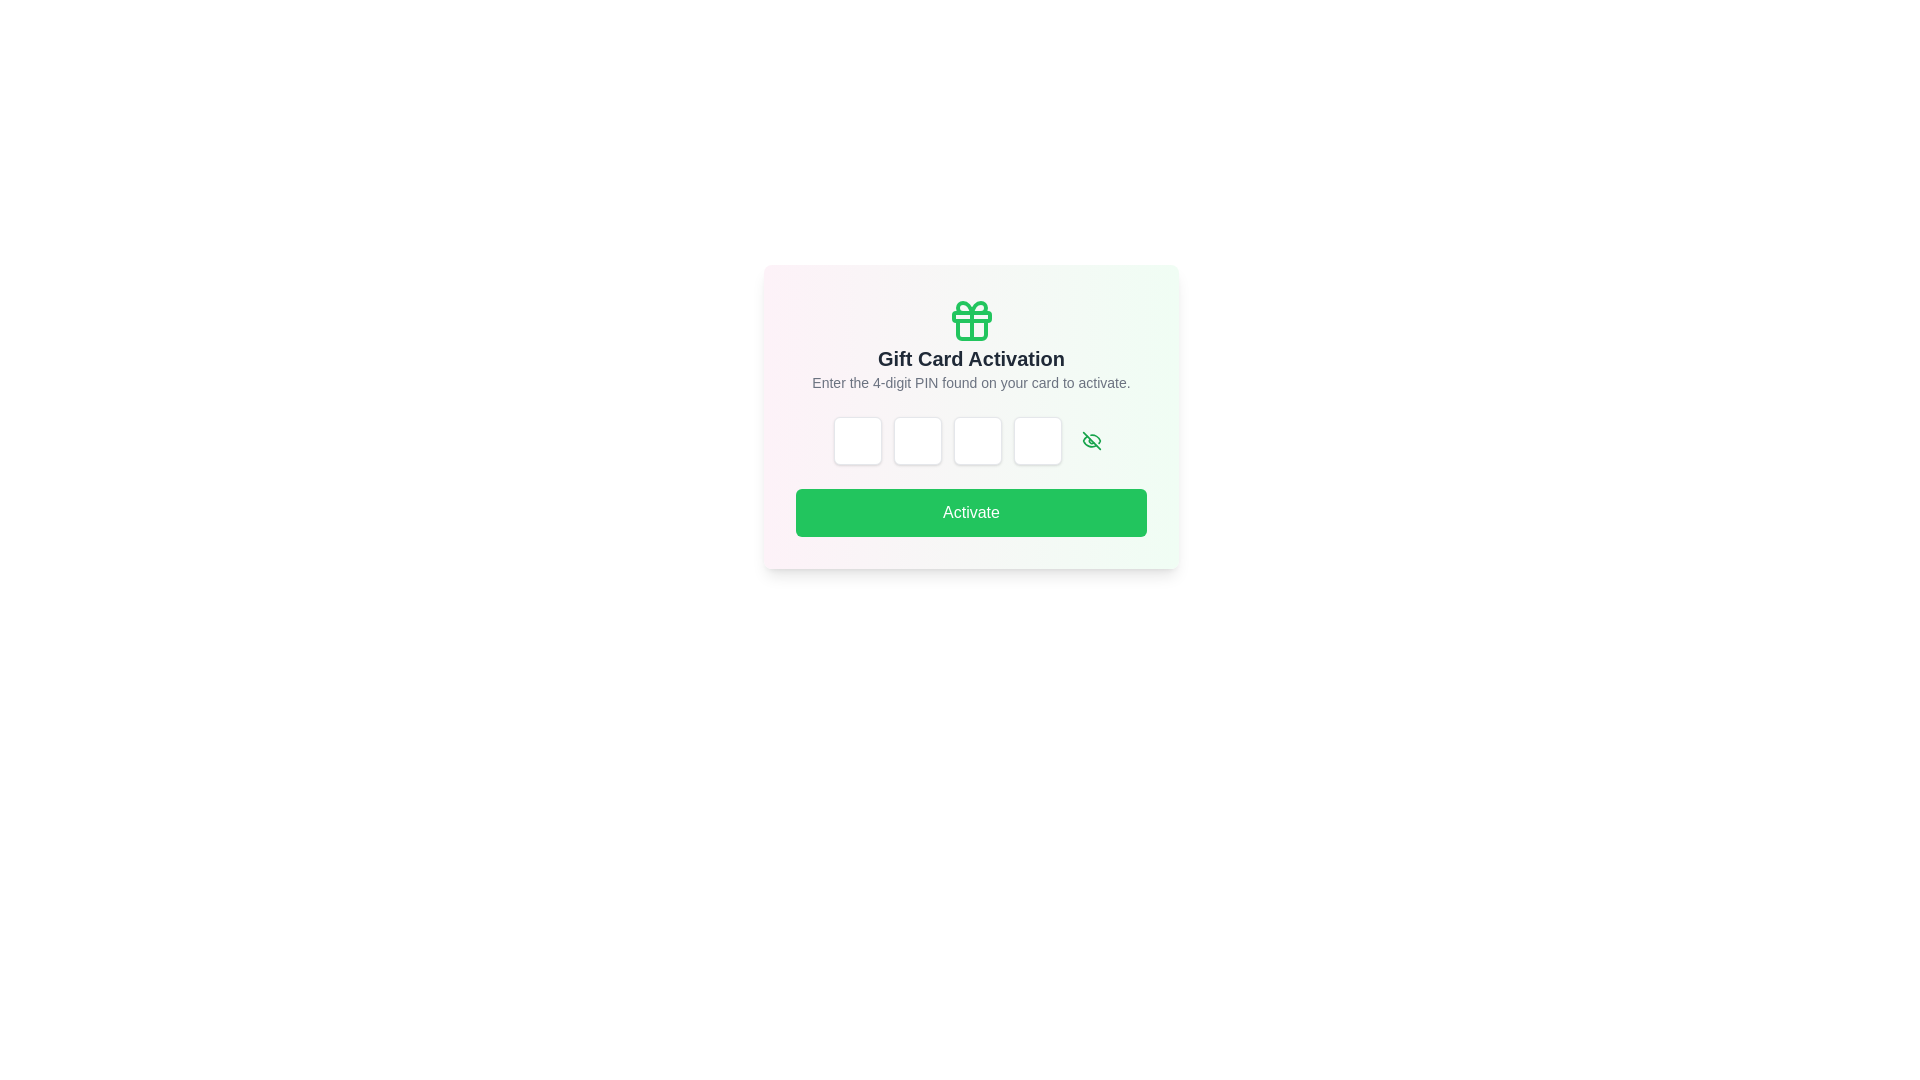 This screenshot has width=1920, height=1080. Describe the element at coordinates (971, 319) in the screenshot. I see `the gift card activation icon located at the top center of the card interface, directly above the heading 'Gift Card Activation'` at that location.